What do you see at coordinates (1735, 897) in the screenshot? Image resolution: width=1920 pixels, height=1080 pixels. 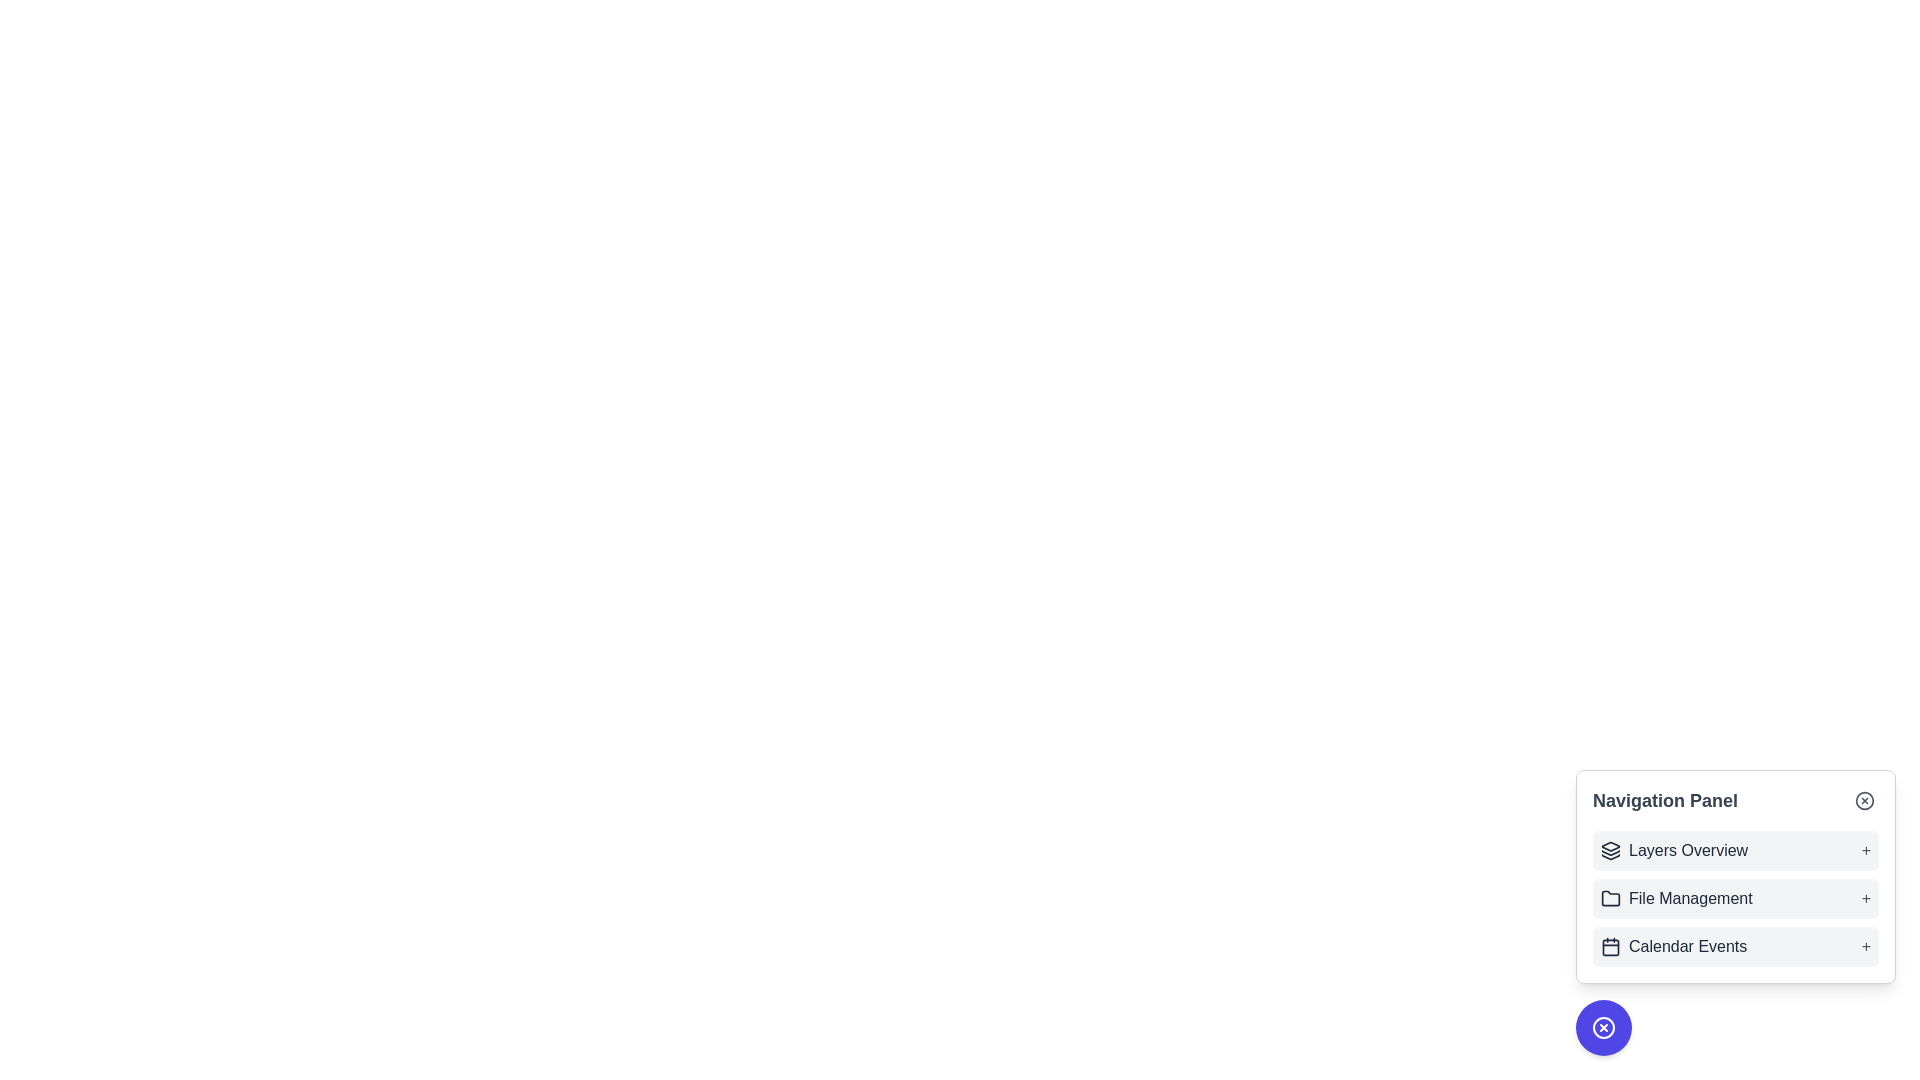 I see `to select the 'File Management' item in the navigation panel, which is indicated by a folder icon and a '+' symbol on the right, styled with a light background color` at bounding box center [1735, 897].